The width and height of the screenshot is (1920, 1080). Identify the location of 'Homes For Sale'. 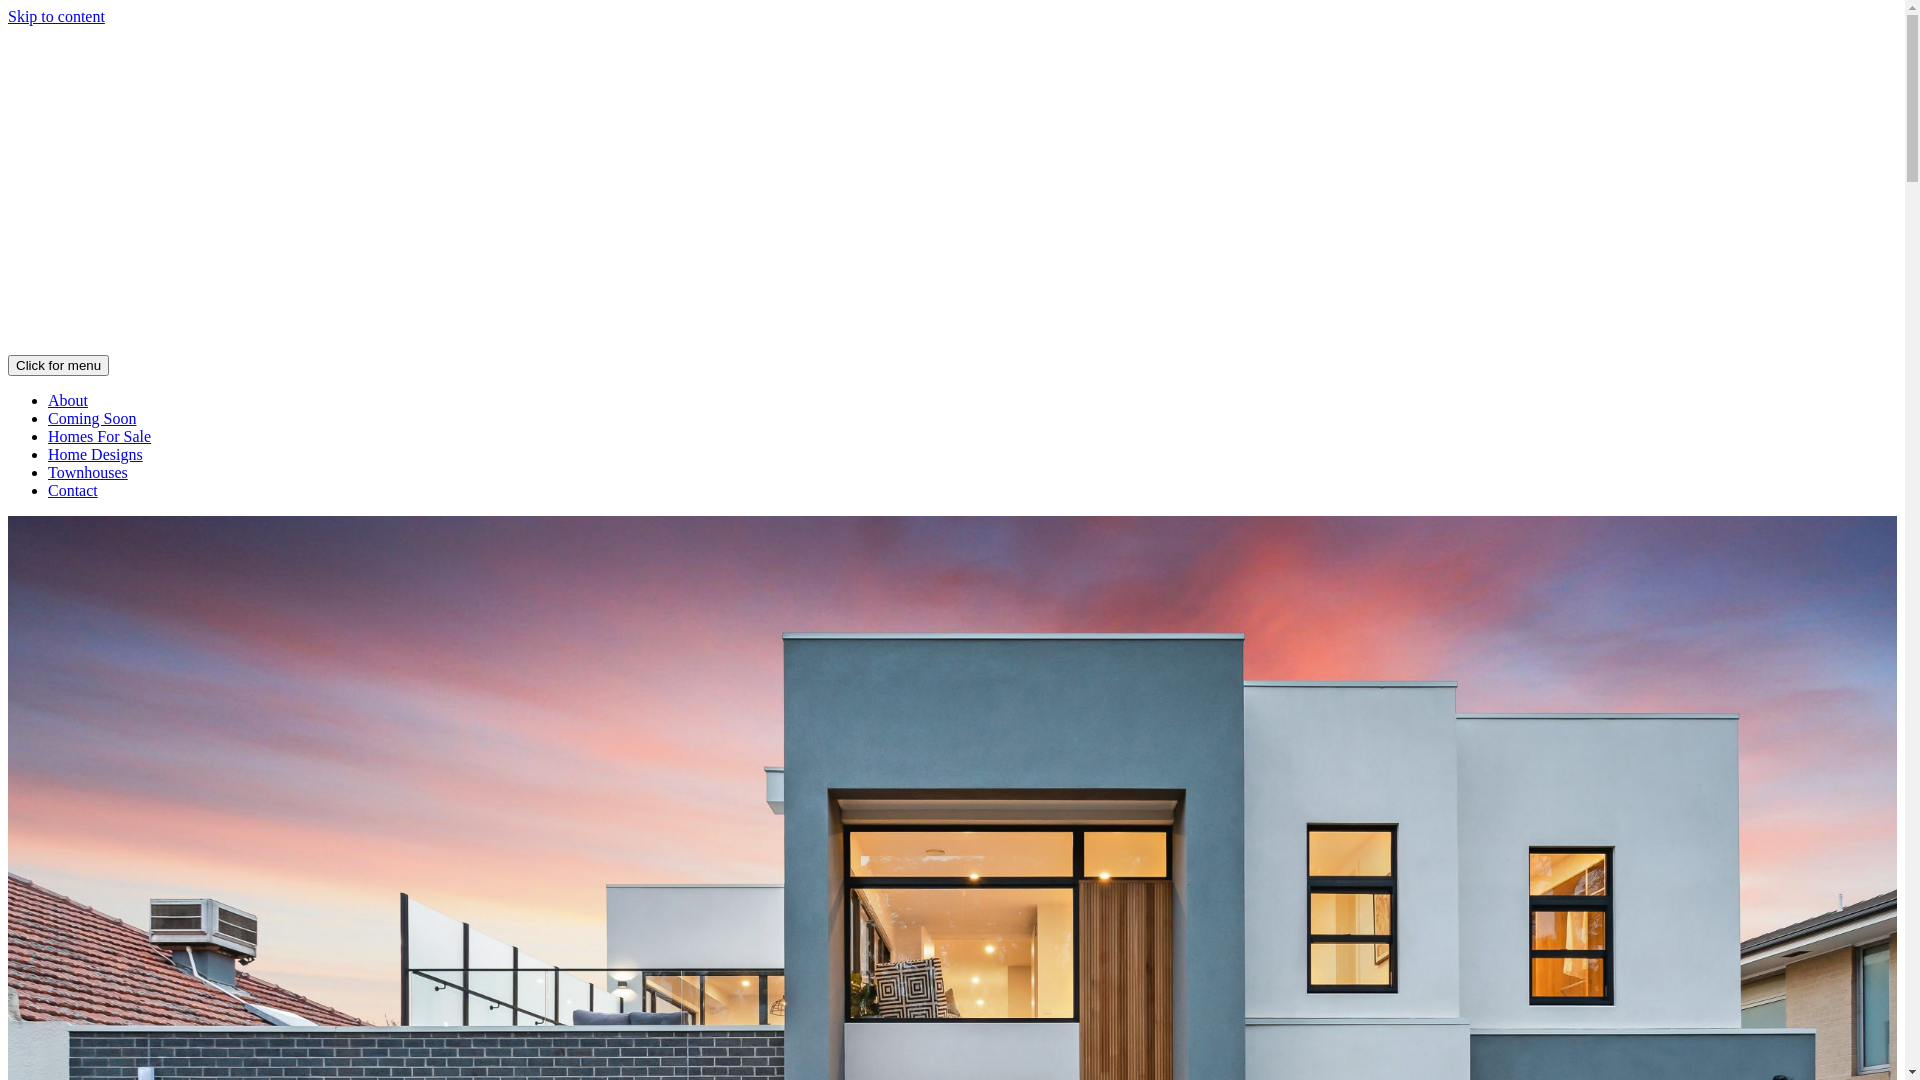
(98, 435).